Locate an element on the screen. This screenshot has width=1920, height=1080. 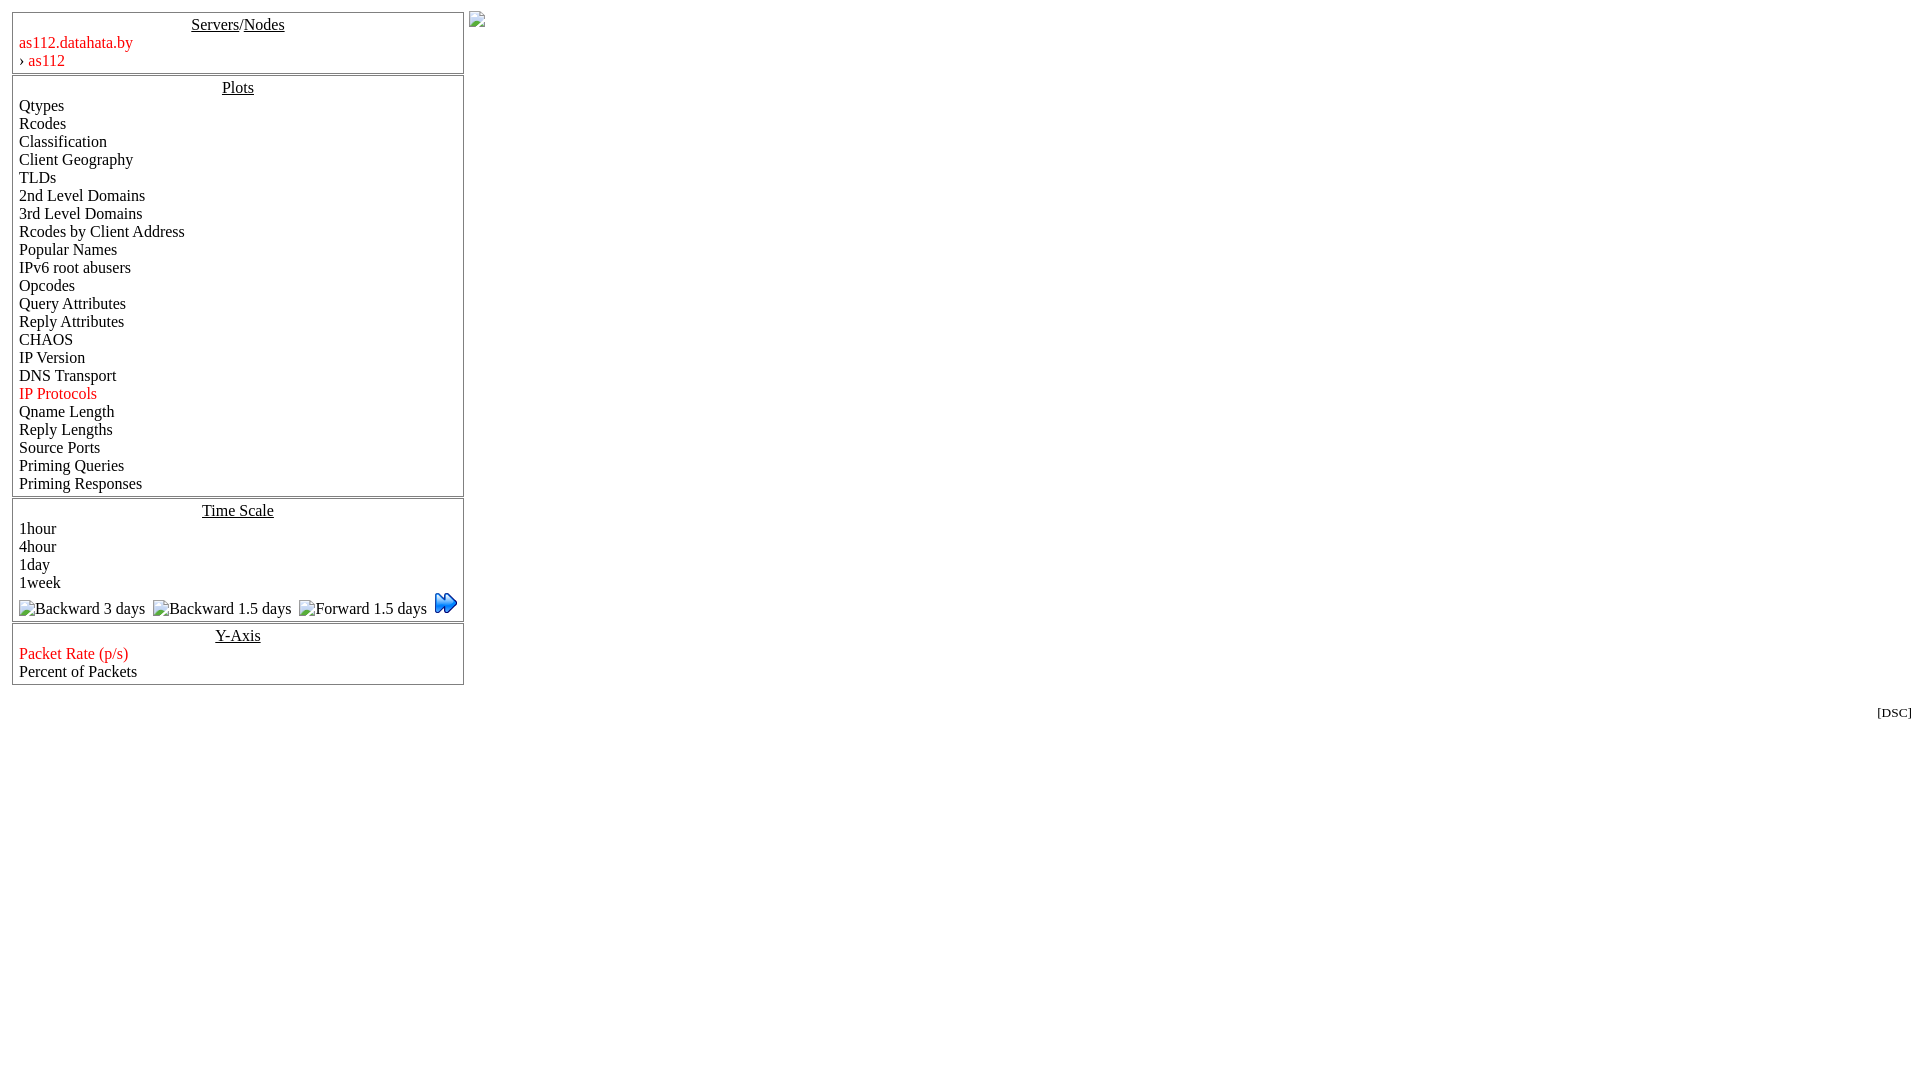
'Packet Rate (p/s)' is located at coordinates (73, 653).